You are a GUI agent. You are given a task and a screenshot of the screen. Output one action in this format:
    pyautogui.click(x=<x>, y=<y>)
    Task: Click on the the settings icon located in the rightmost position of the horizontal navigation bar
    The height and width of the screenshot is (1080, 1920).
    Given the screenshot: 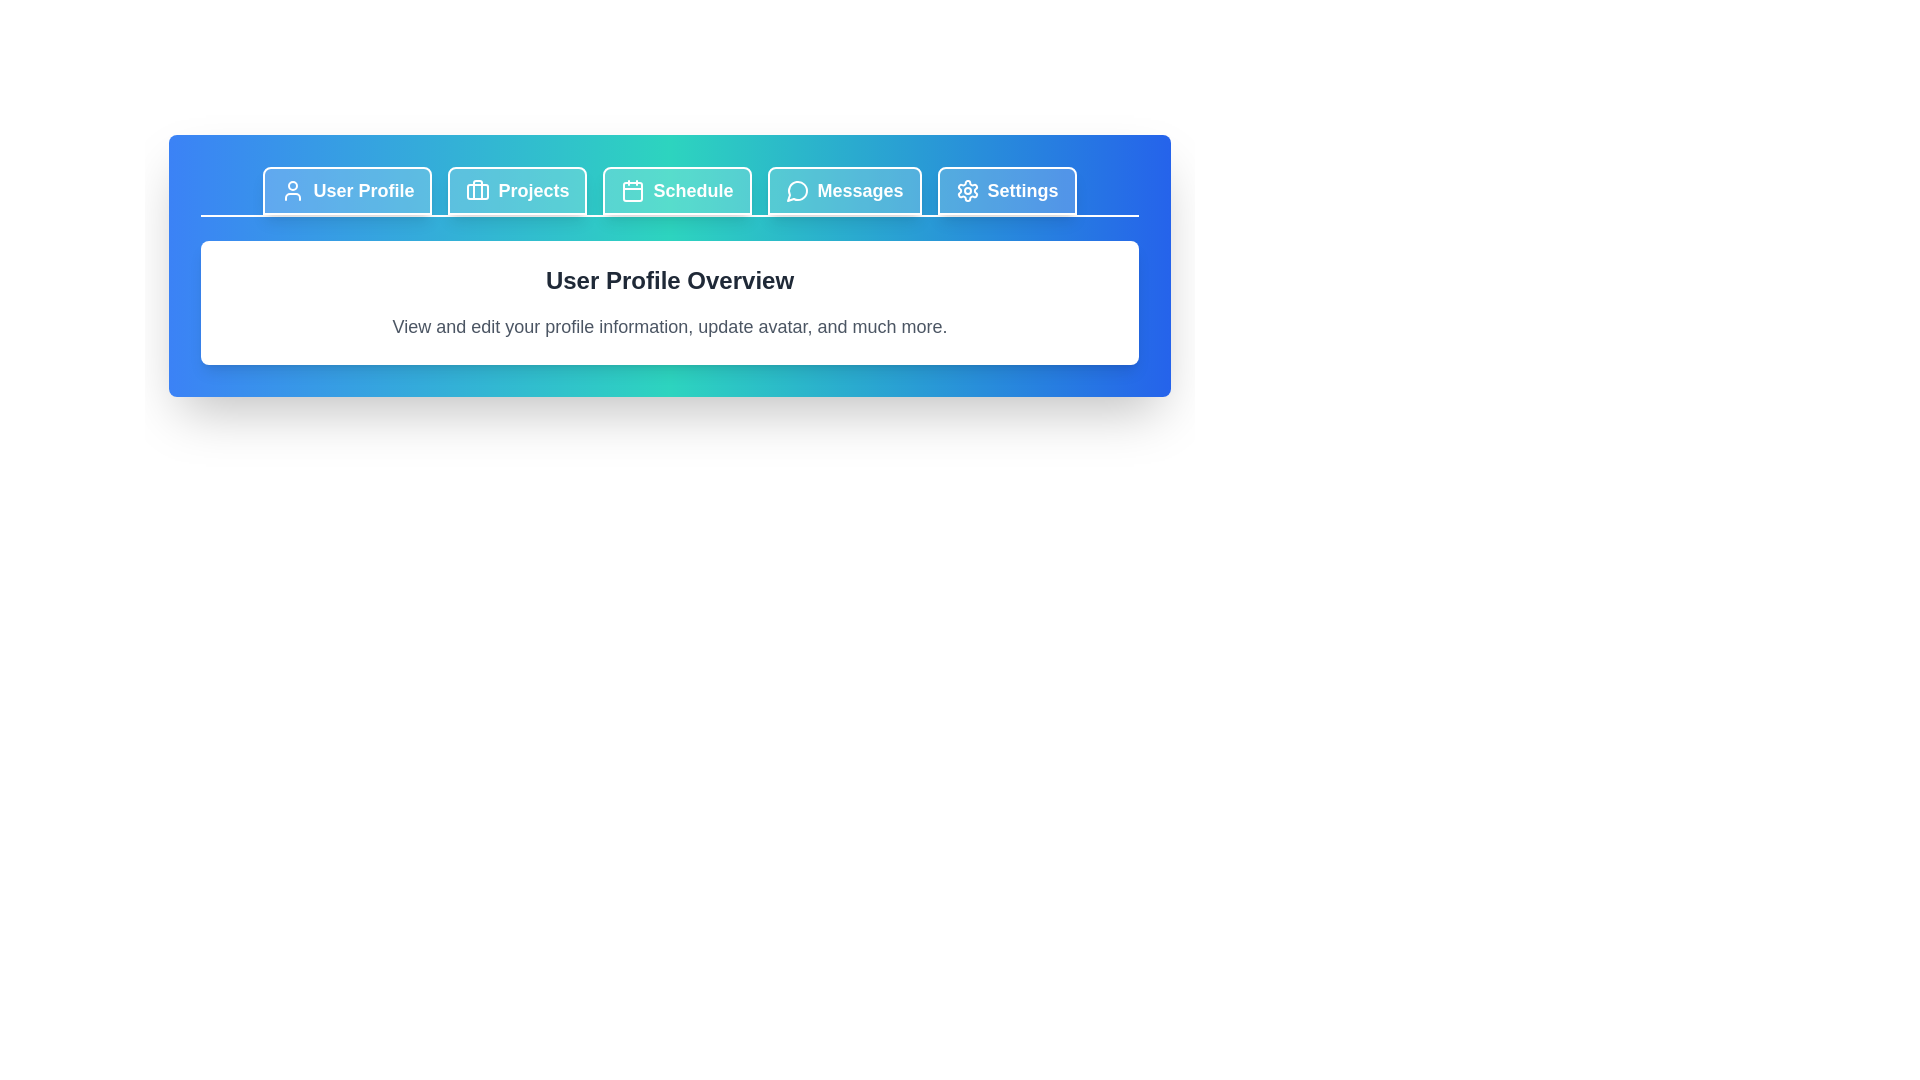 What is the action you would take?
    pyautogui.click(x=967, y=191)
    